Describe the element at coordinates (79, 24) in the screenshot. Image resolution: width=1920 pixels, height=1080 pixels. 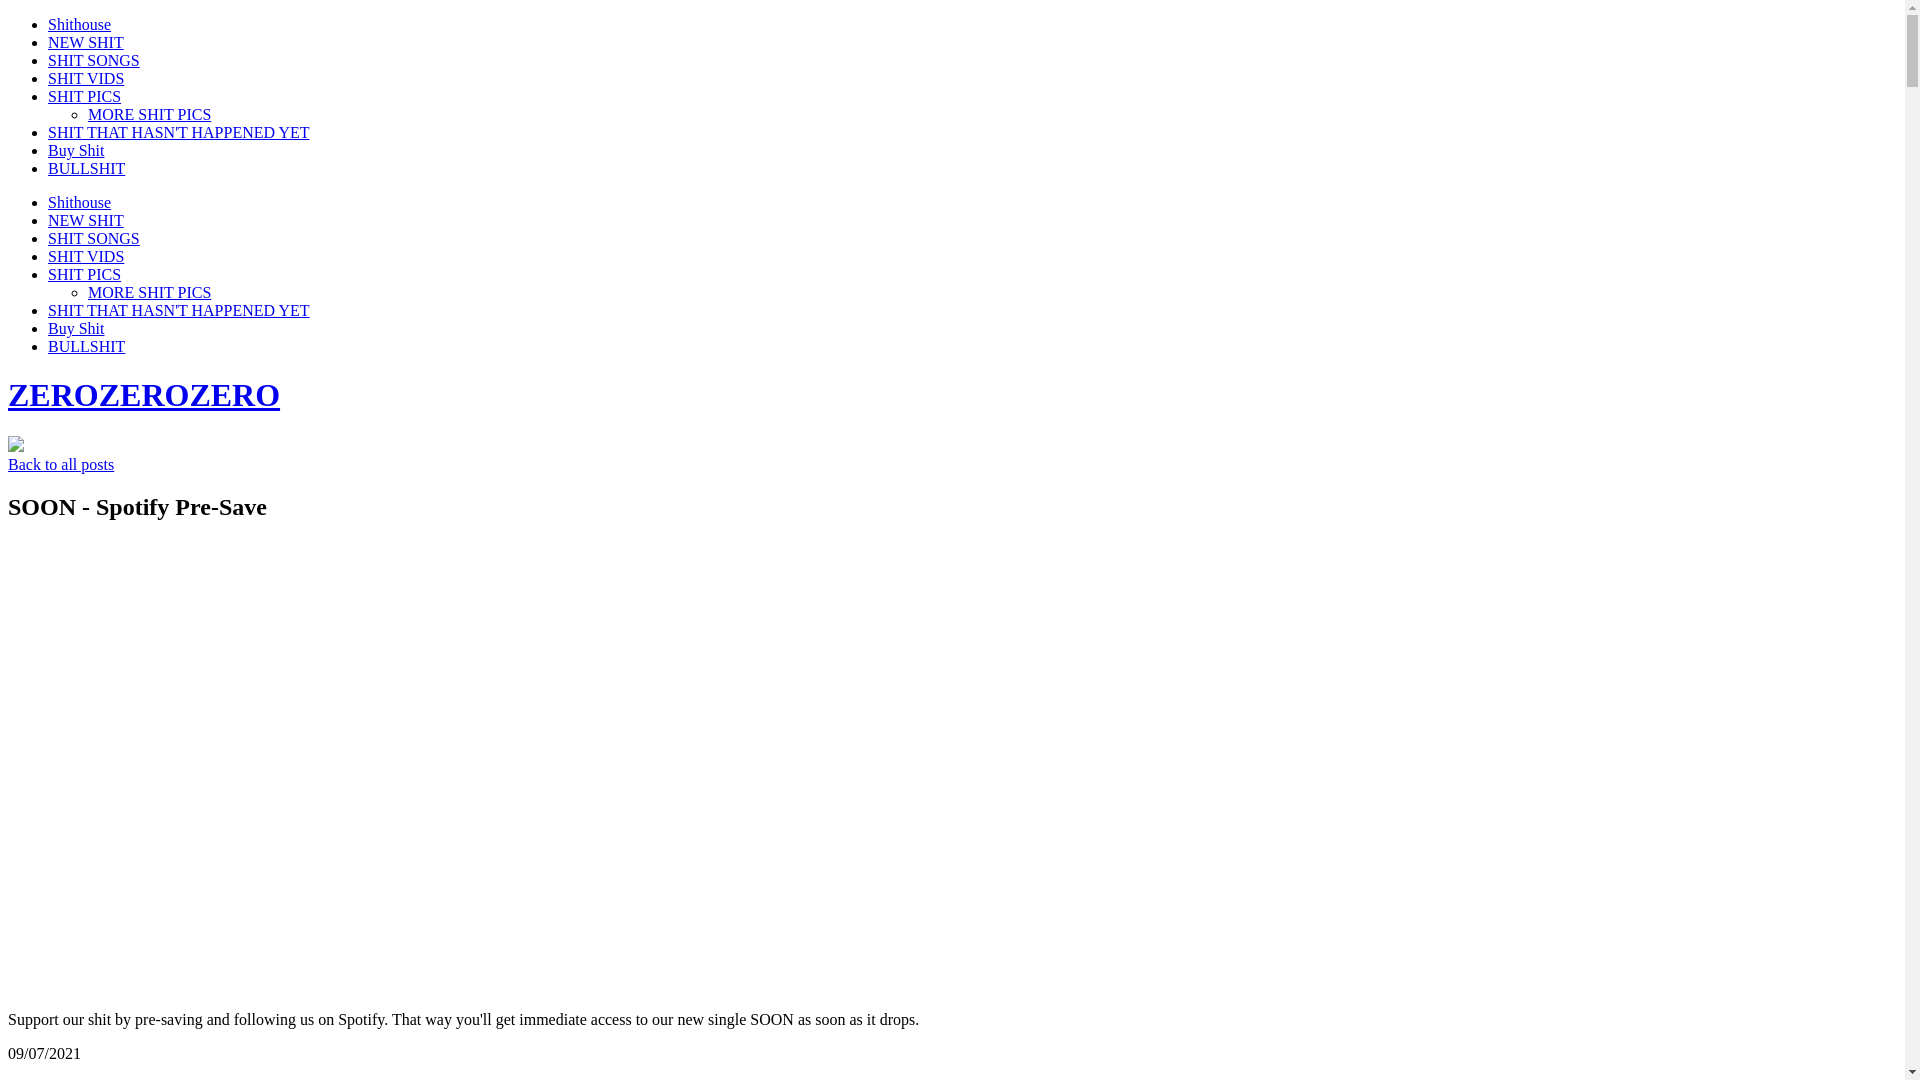
I see `'Shithouse'` at that location.